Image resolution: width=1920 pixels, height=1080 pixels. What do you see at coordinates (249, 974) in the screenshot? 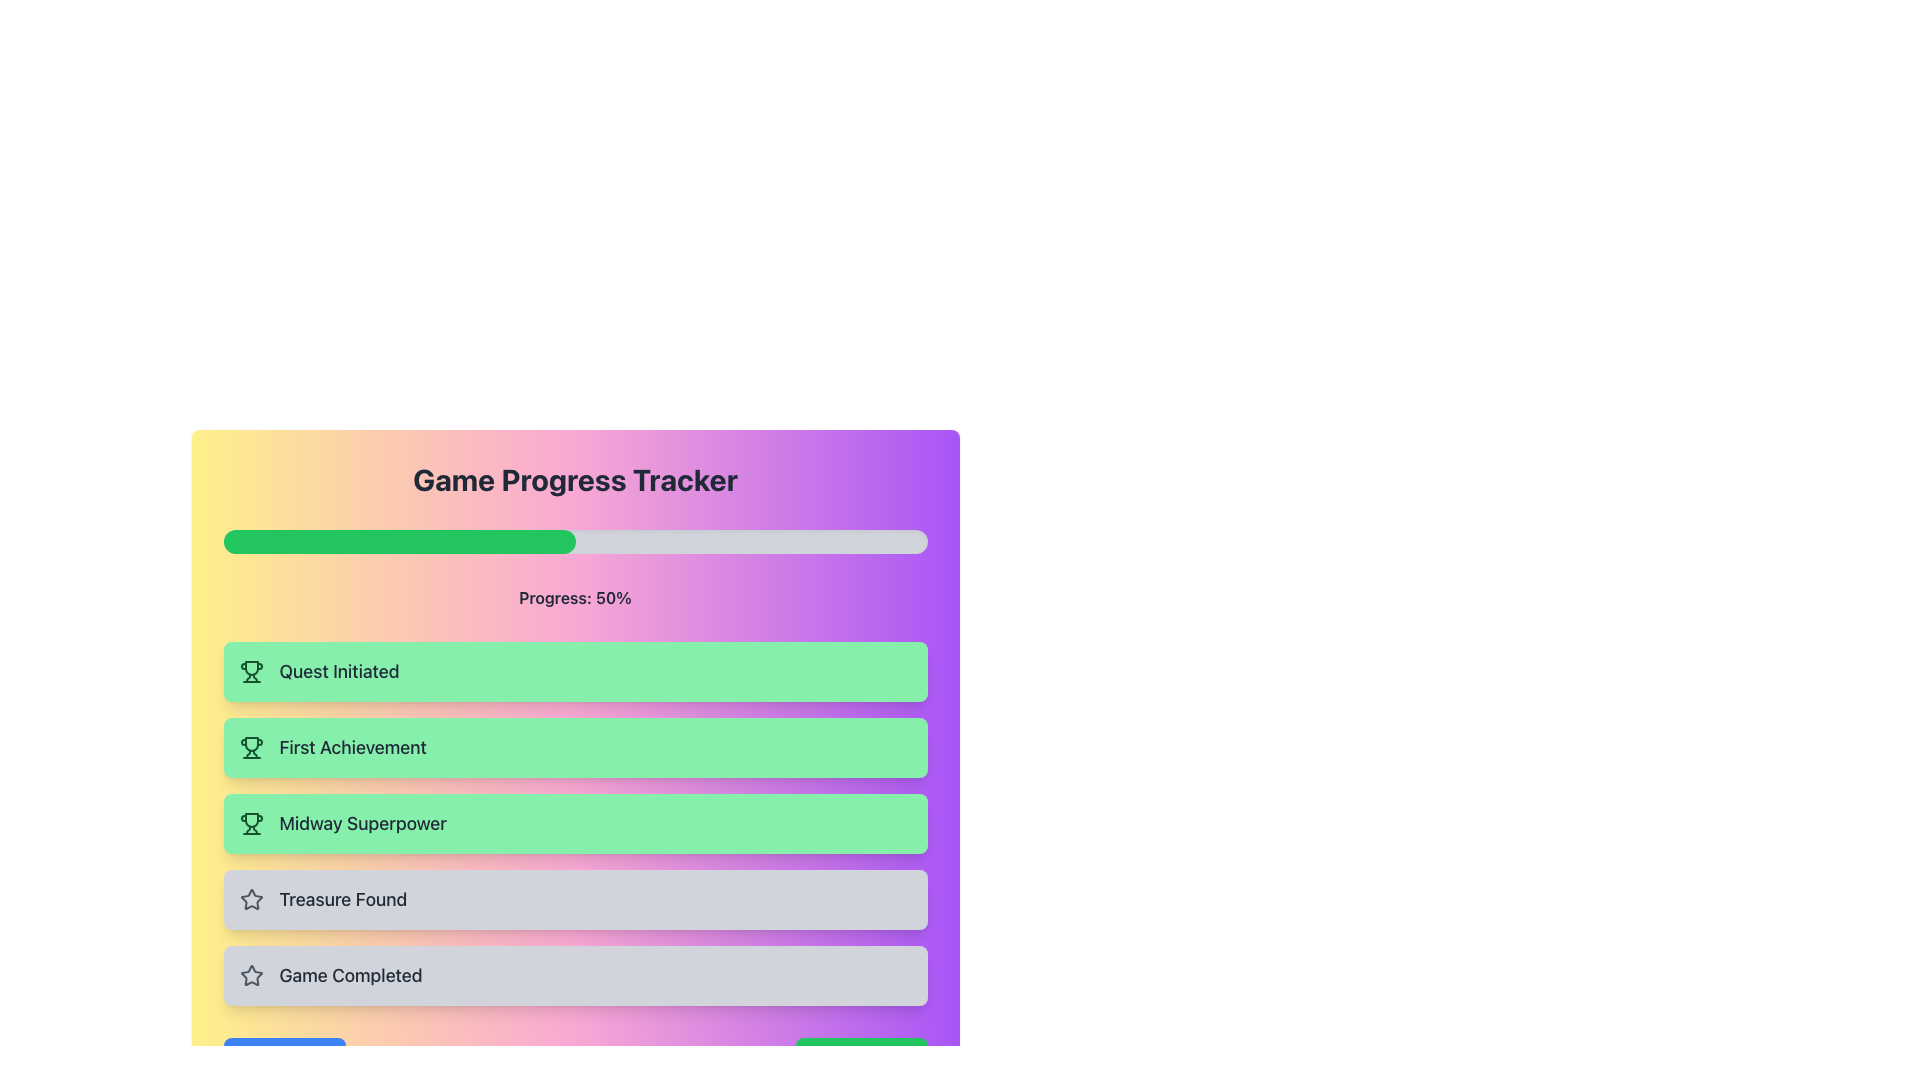
I see `the outlined gray star icon representing the 'Treasure Found' milestone in the fifth row of the progress tracker UI to interact with it` at bounding box center [249, 974].